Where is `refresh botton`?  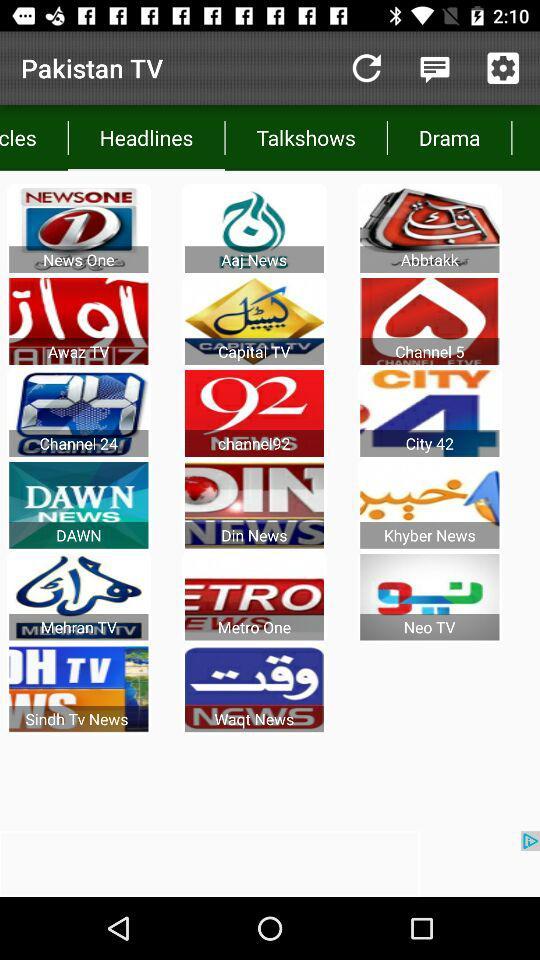 refresh botton is located at coordinates (365, 68).